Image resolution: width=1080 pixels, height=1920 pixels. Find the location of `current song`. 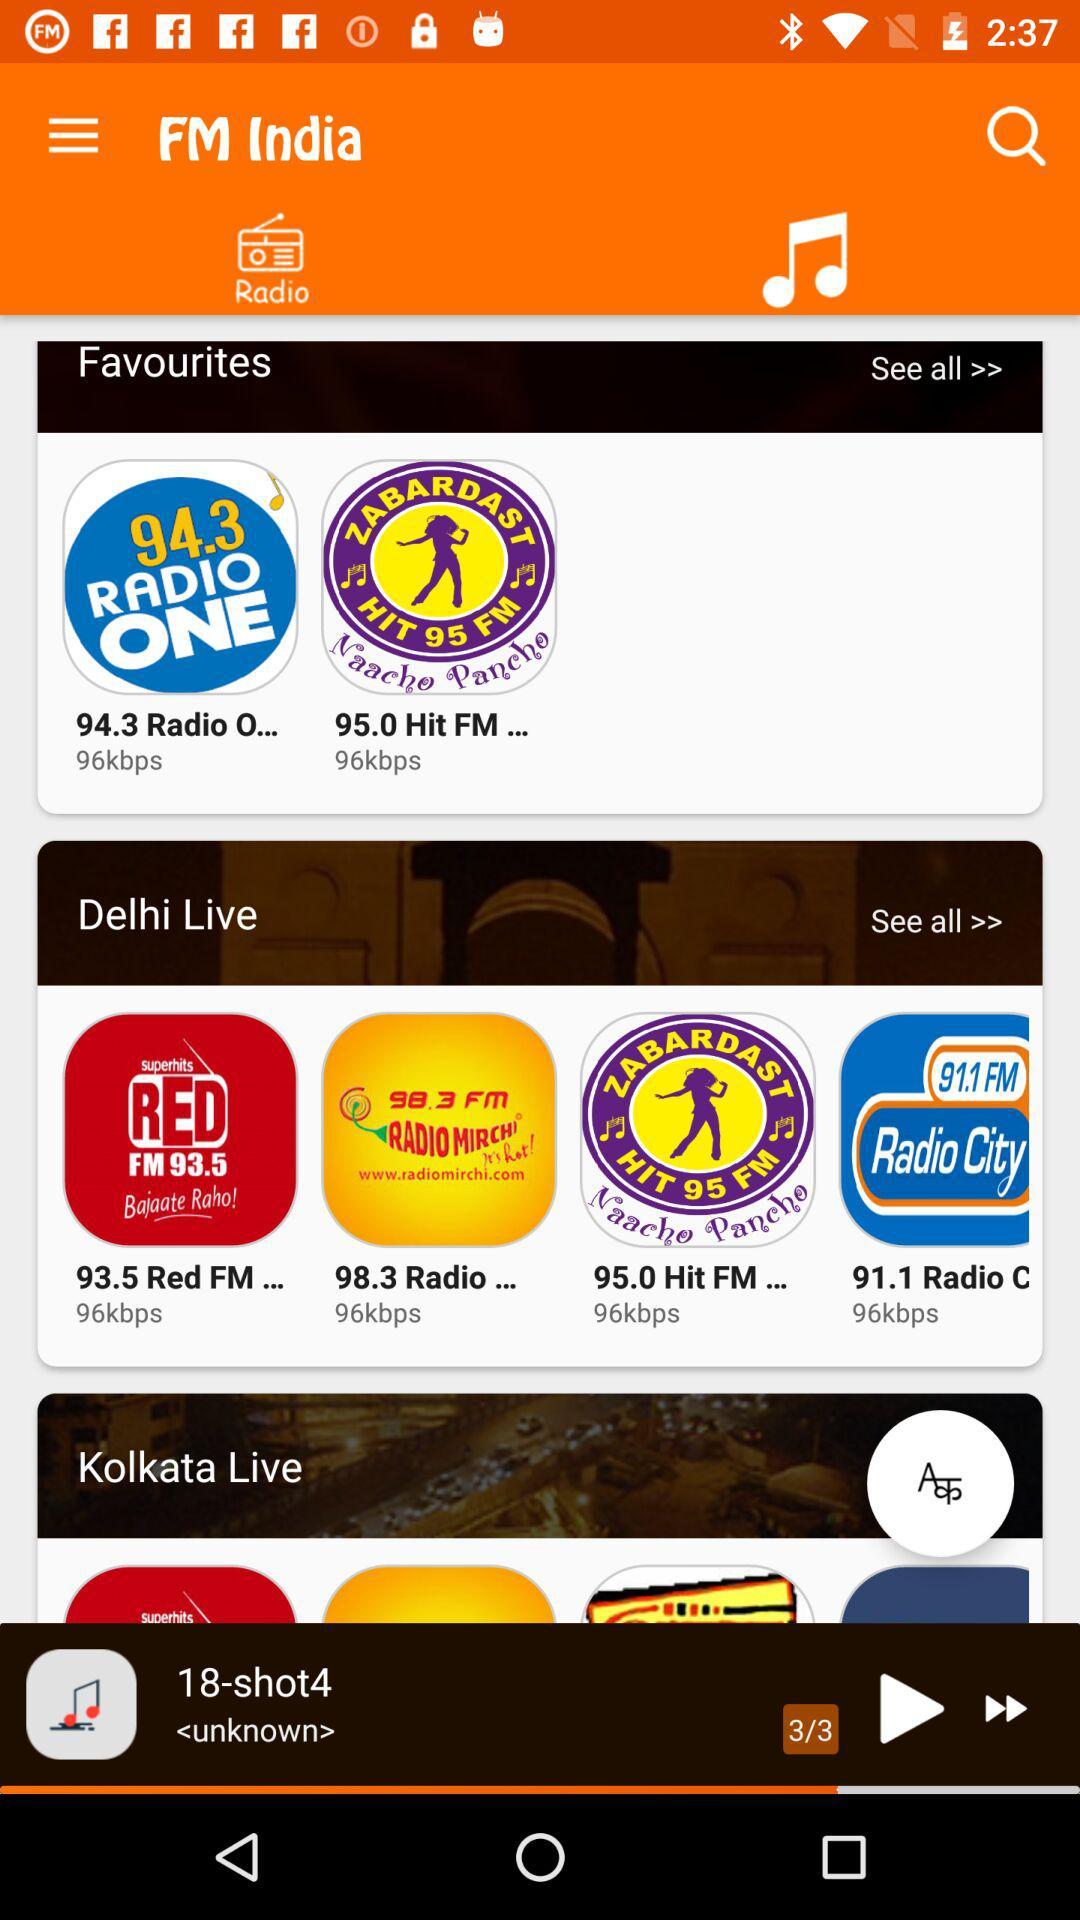

current song is located at coordinates (906, 1707).